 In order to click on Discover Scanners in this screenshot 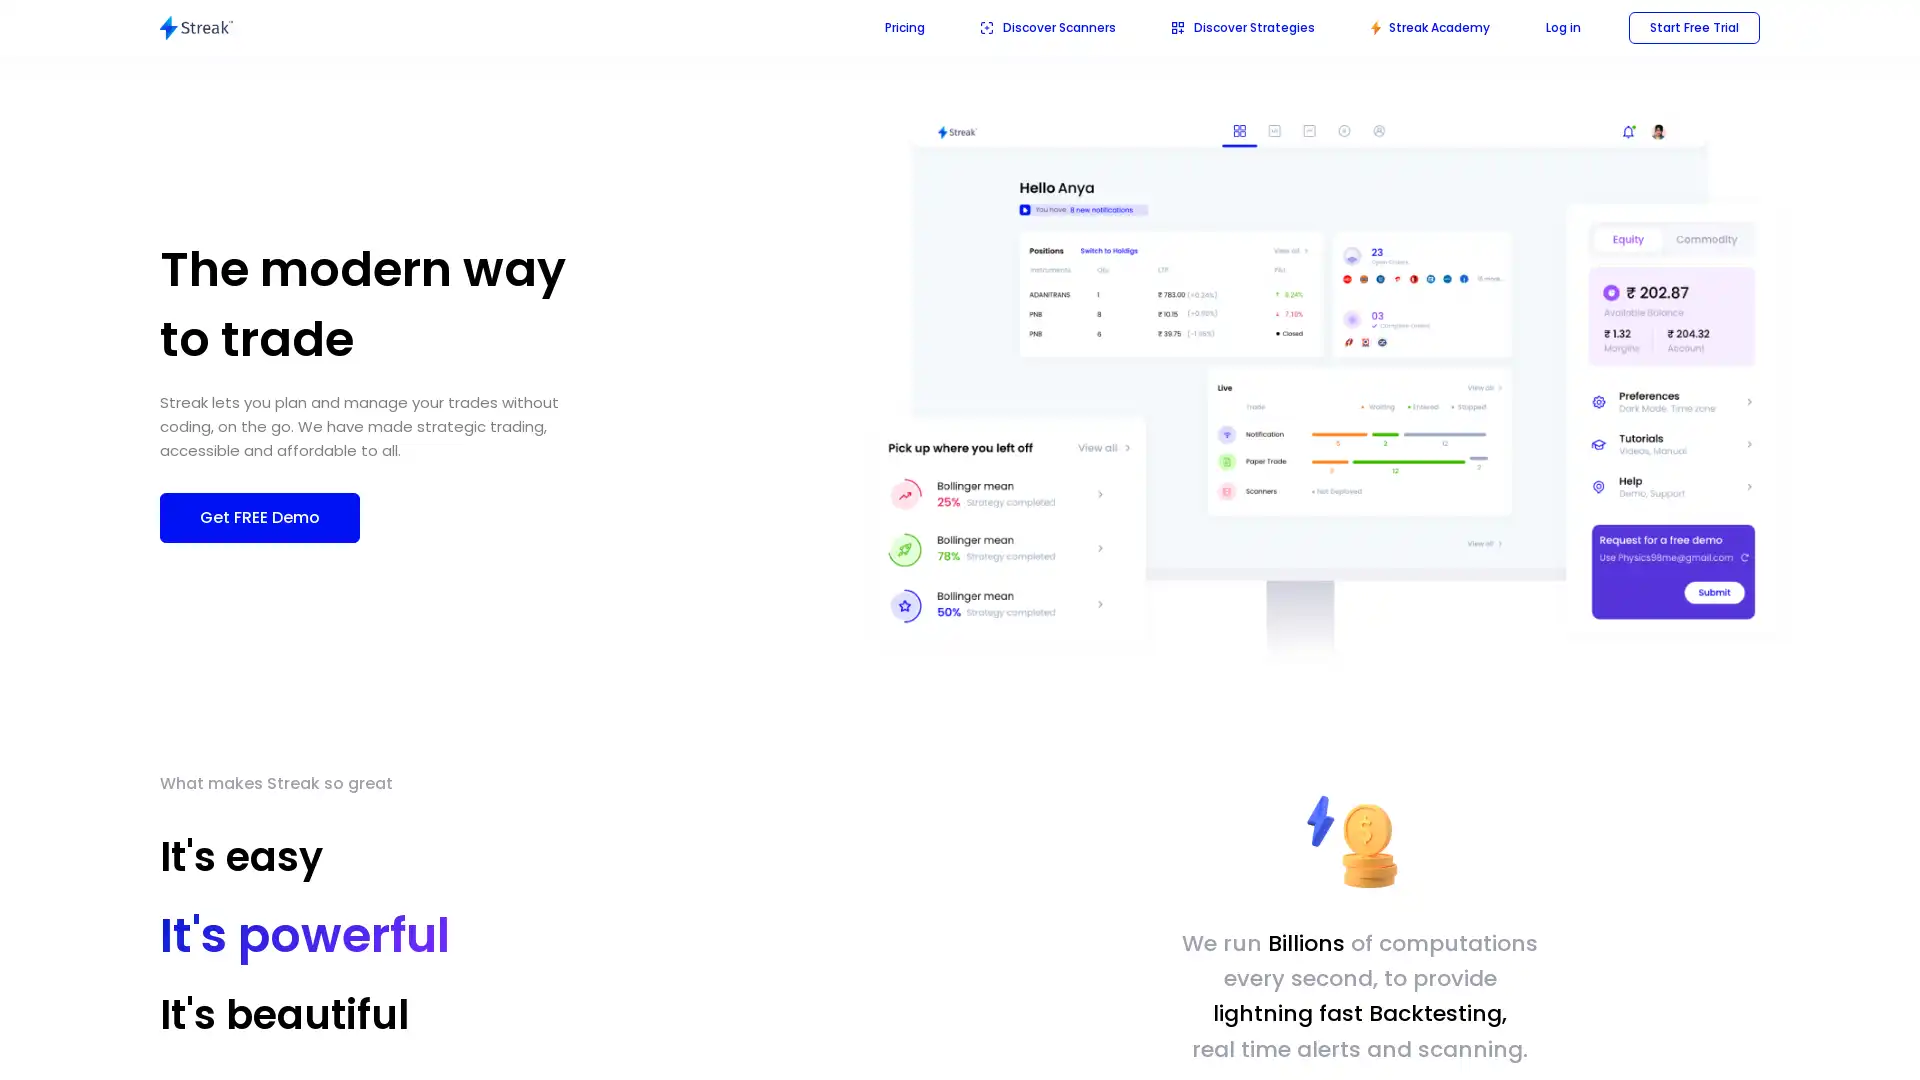, I will do `click(1047, 27)`.